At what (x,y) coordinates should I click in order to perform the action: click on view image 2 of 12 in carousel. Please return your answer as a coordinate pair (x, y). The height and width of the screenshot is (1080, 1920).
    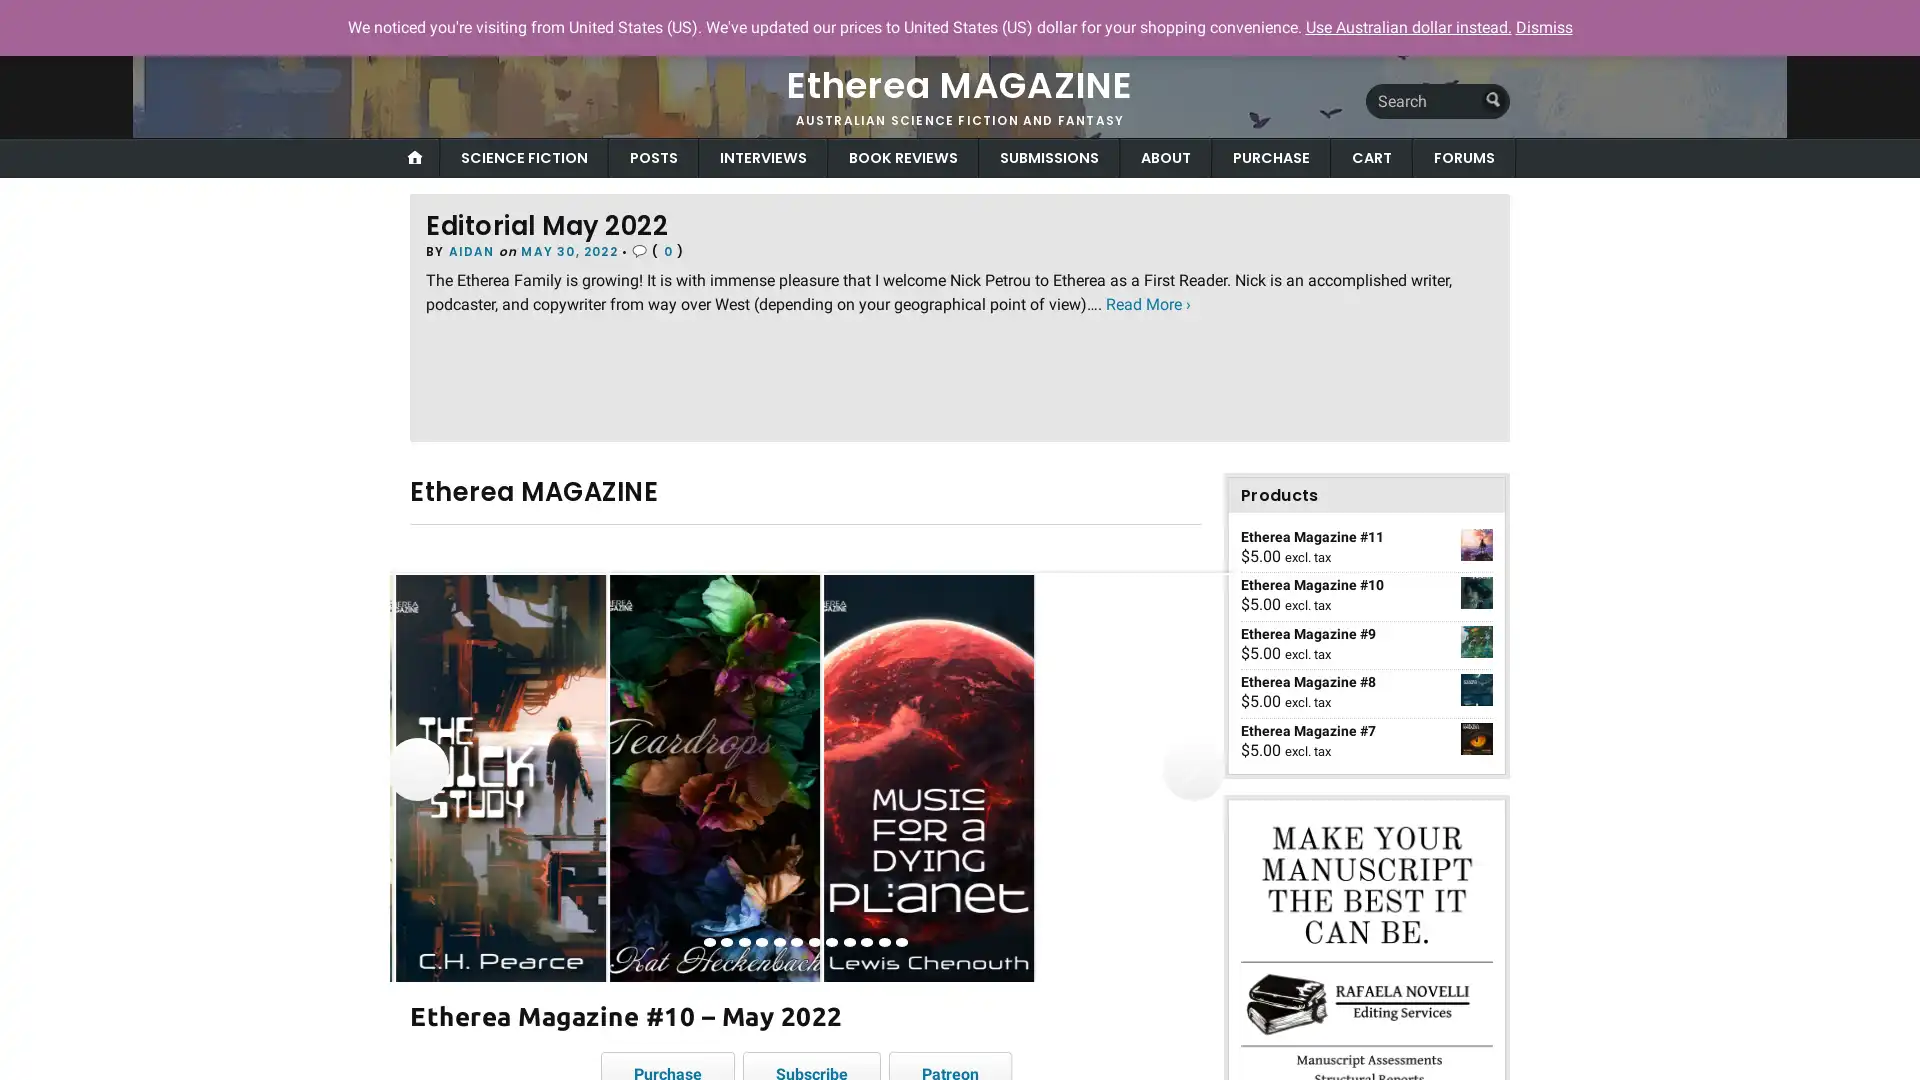
    Looking at the image, I should click on (725, 941).